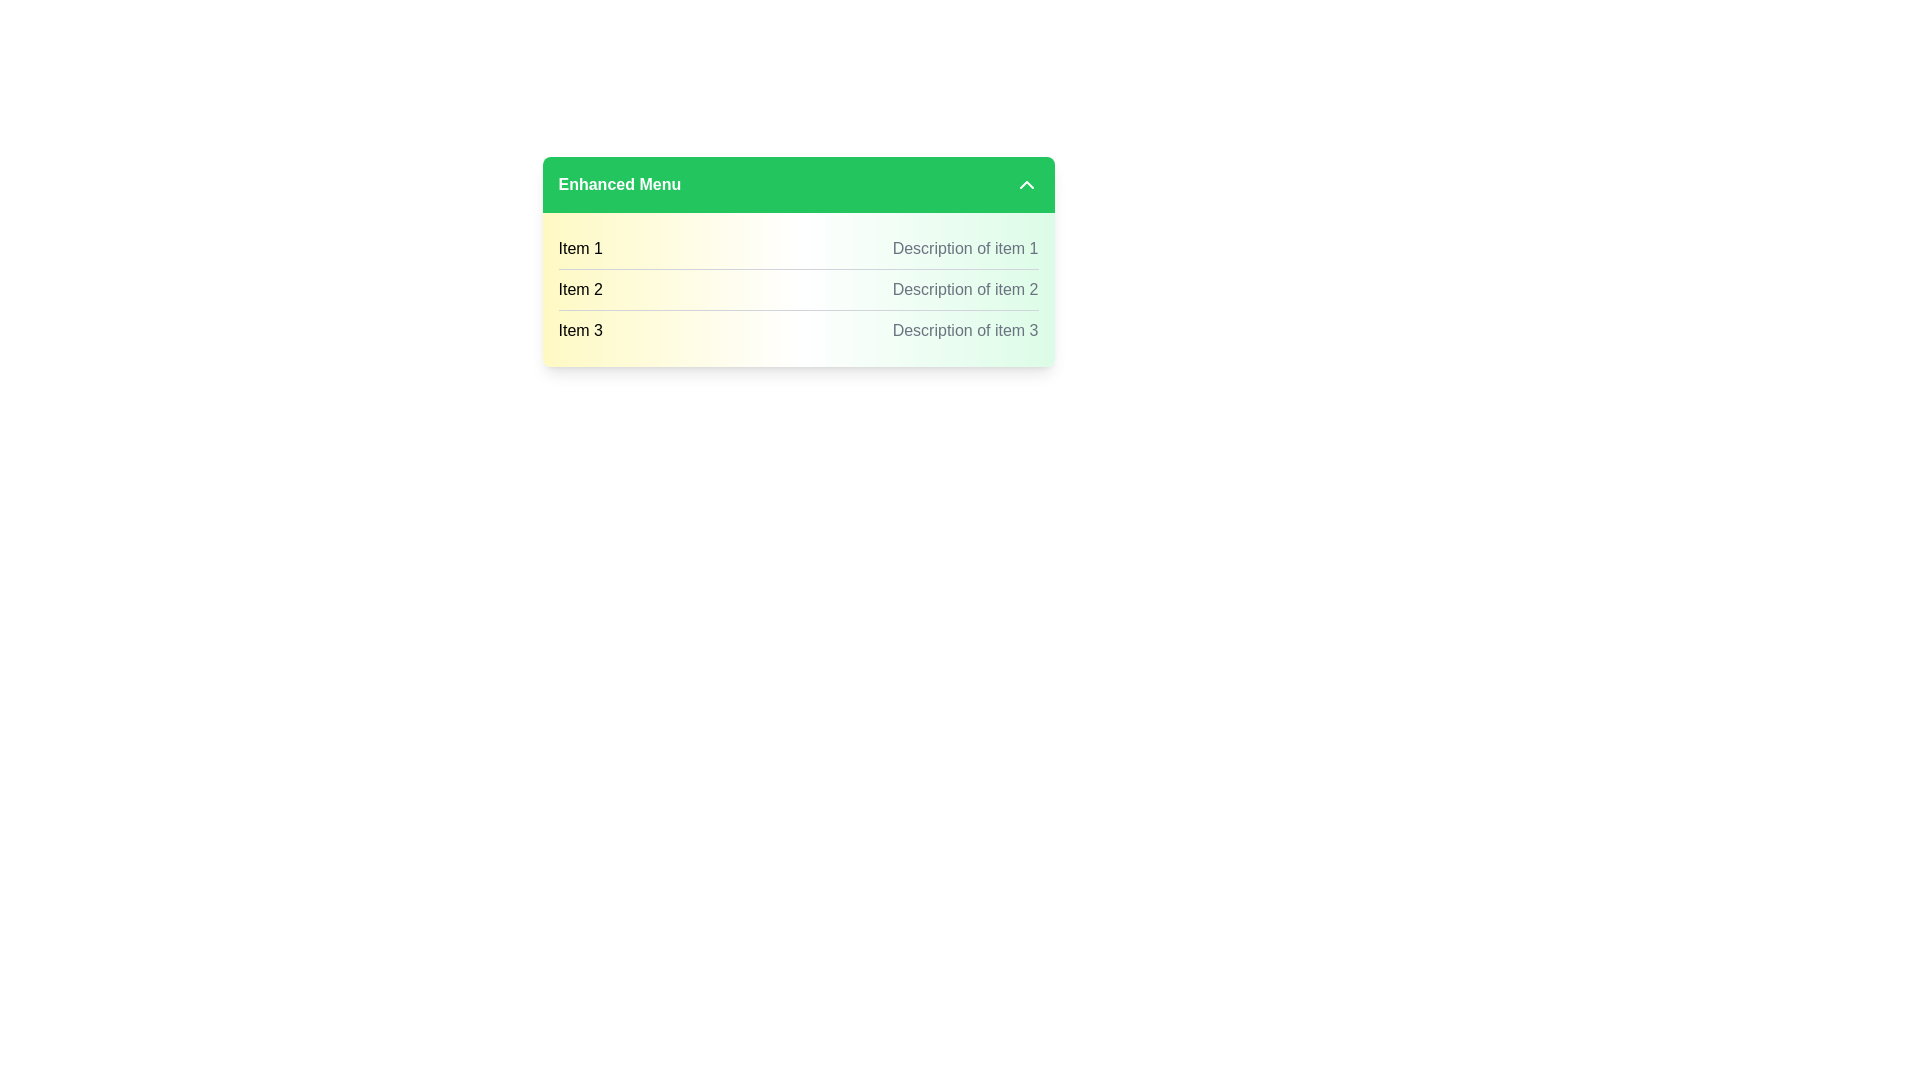 Image resolution: width=1920 pixels, height=1080 pixels. What do you see at coordinates (579, 248) in the screenshot?
I see `the label element displaying the text 'Item 1', which is styled with a bold font and positioned at the top of a vertically-stacked list in the menu` at bounding box center [579, 248].